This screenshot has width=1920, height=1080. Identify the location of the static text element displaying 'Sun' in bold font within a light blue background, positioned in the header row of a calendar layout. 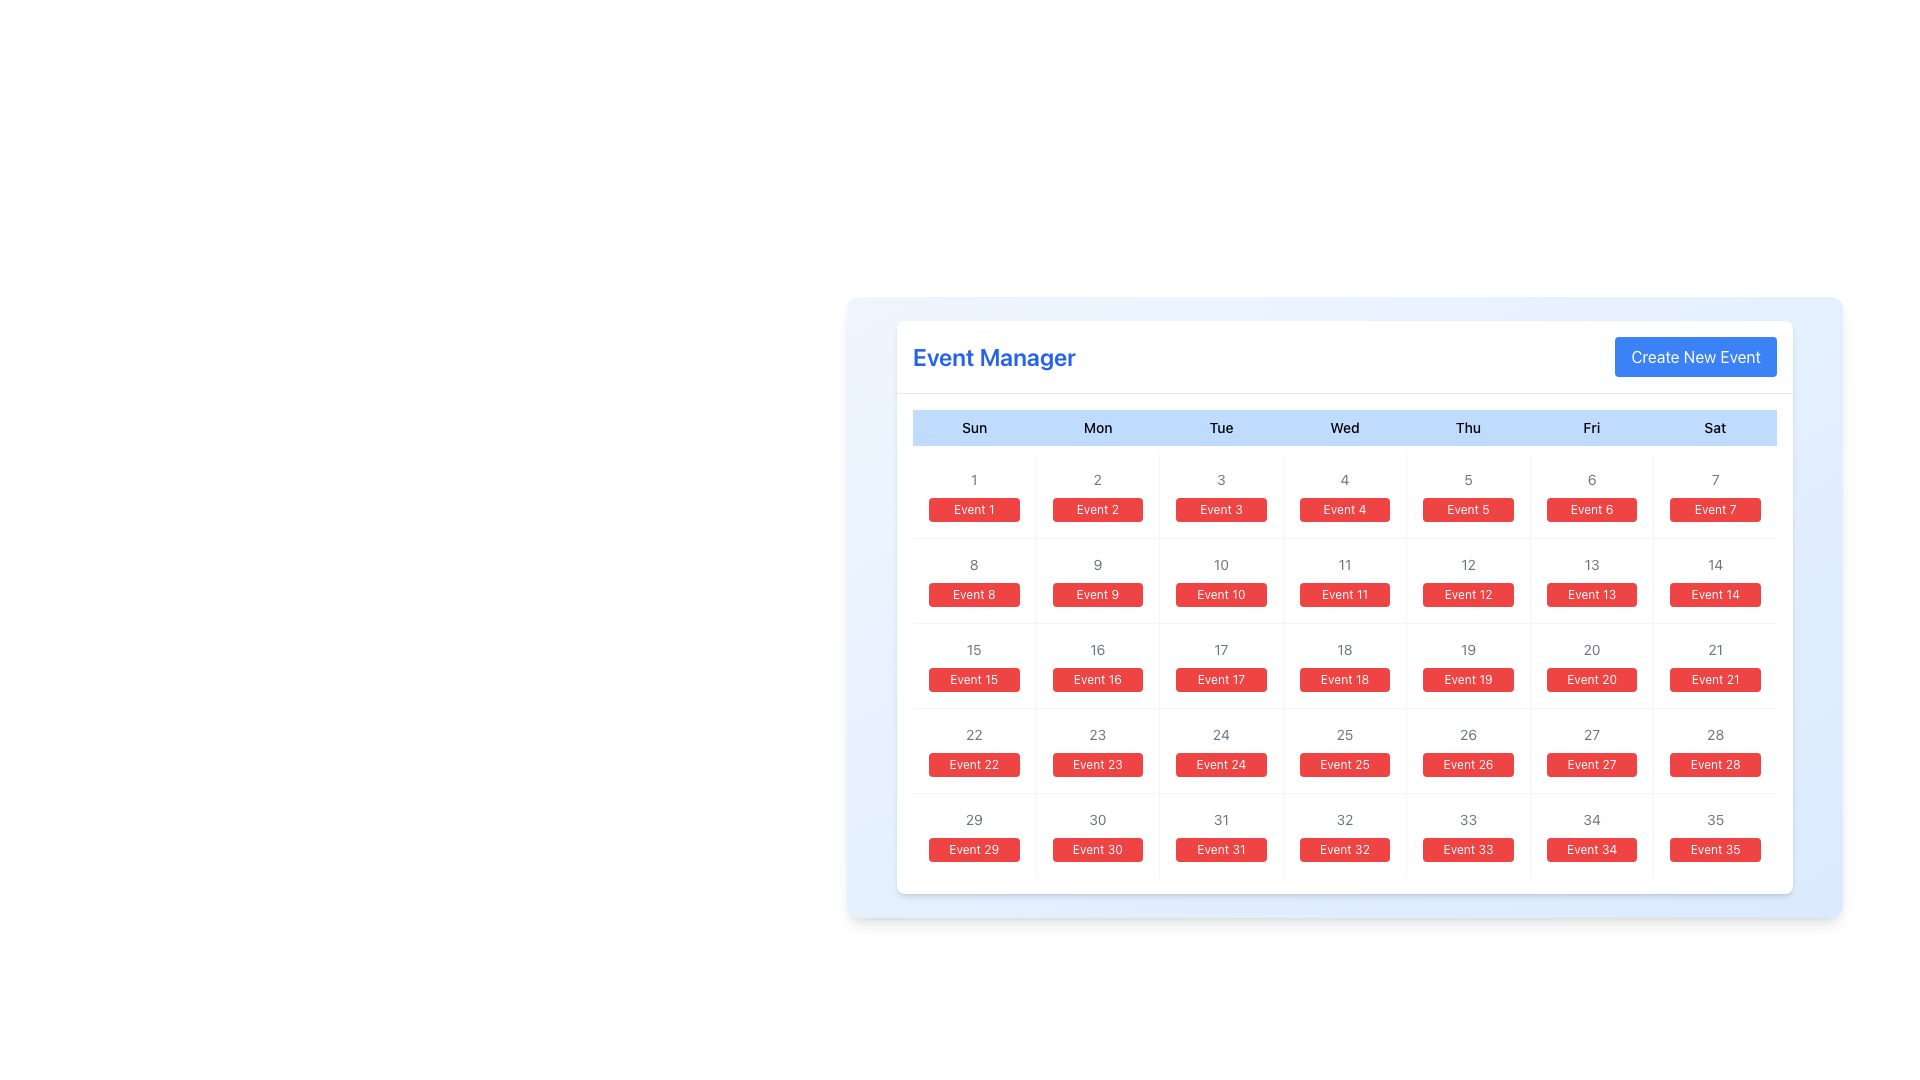
(974, 427).